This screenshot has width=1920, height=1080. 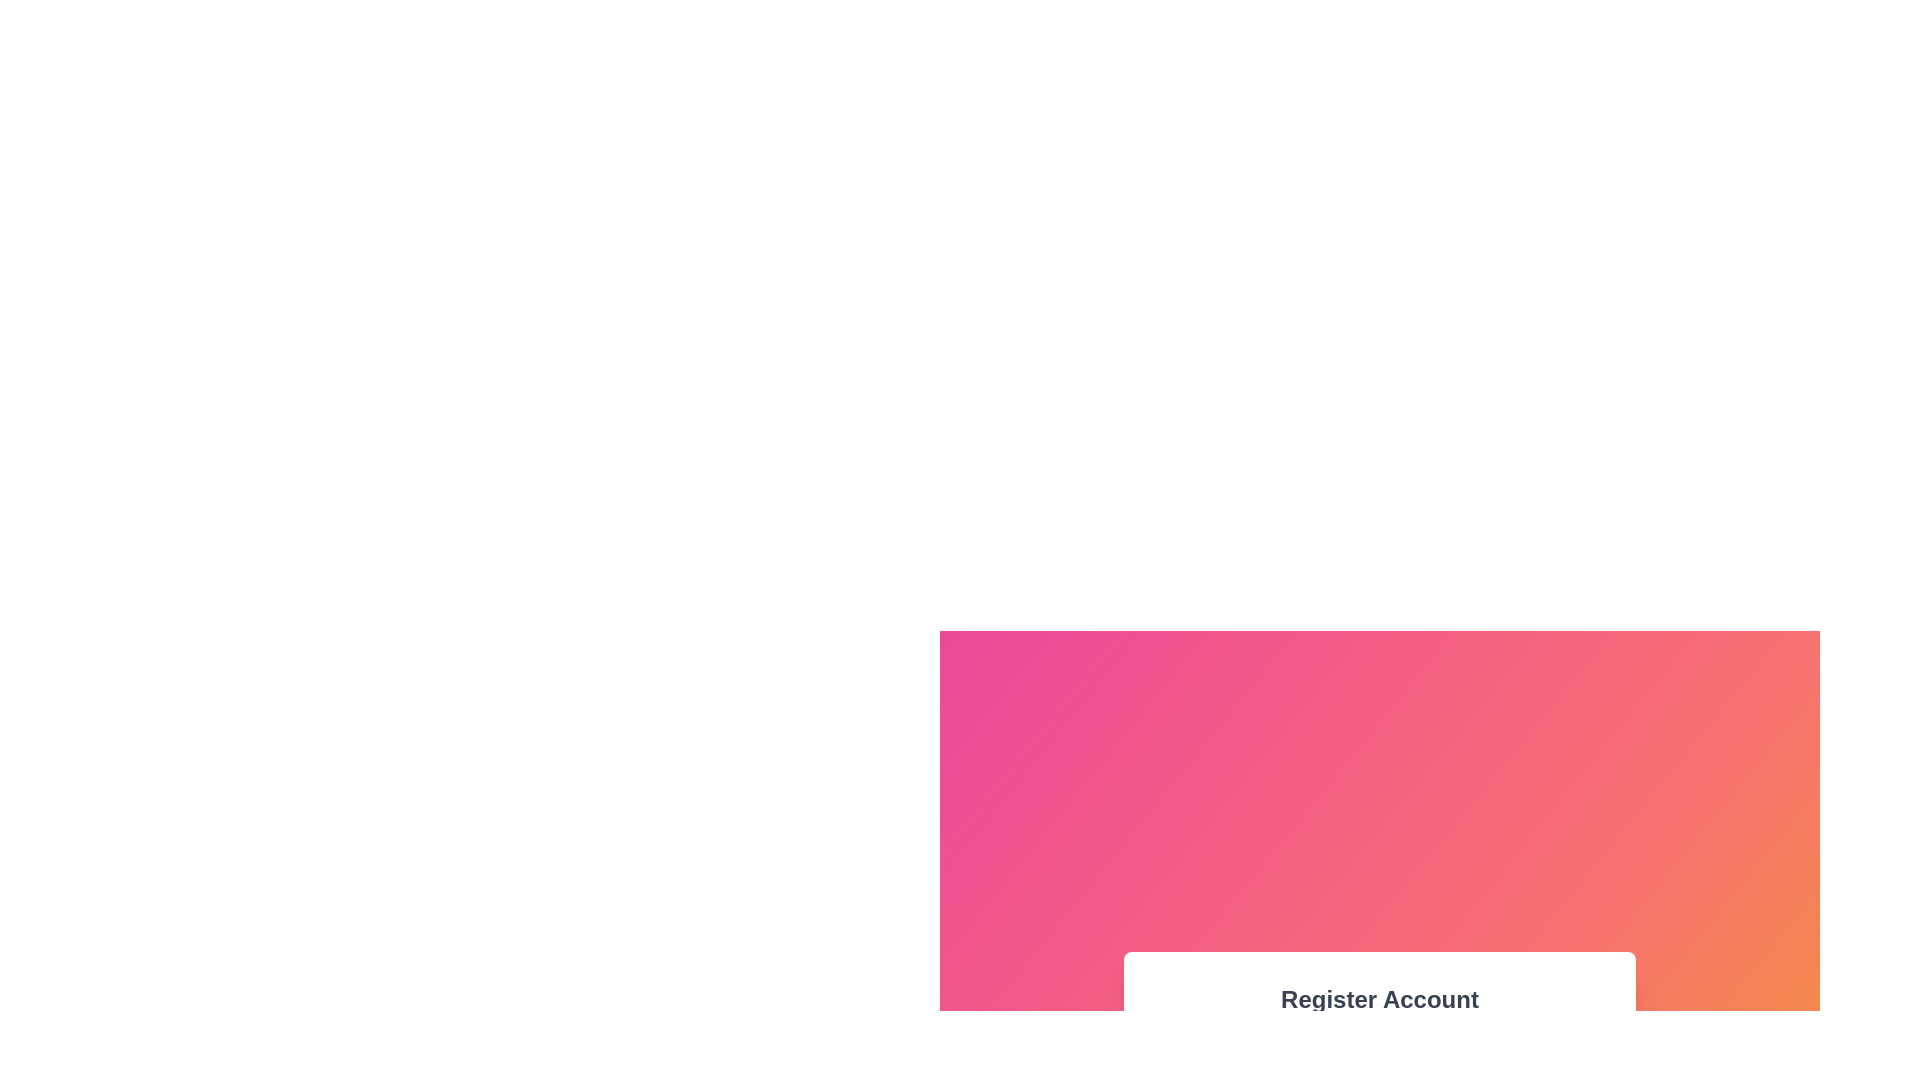 I want to click on the static text element displaying 'Register Account', which is bold and centered within a white rounded rectangle, so click(x=1379, y=999).